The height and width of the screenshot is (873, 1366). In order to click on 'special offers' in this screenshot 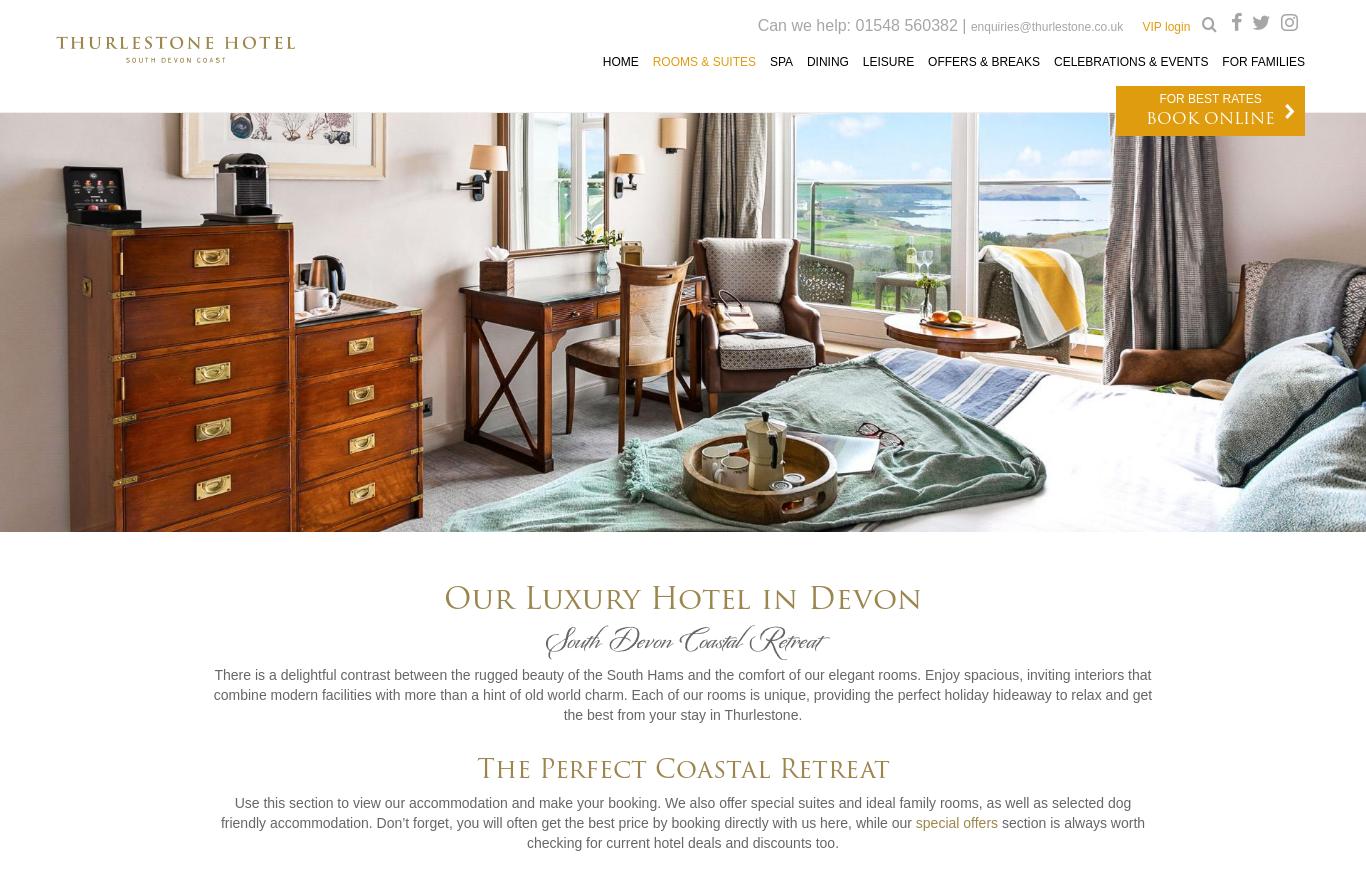, I will do `click(914, 822)`.